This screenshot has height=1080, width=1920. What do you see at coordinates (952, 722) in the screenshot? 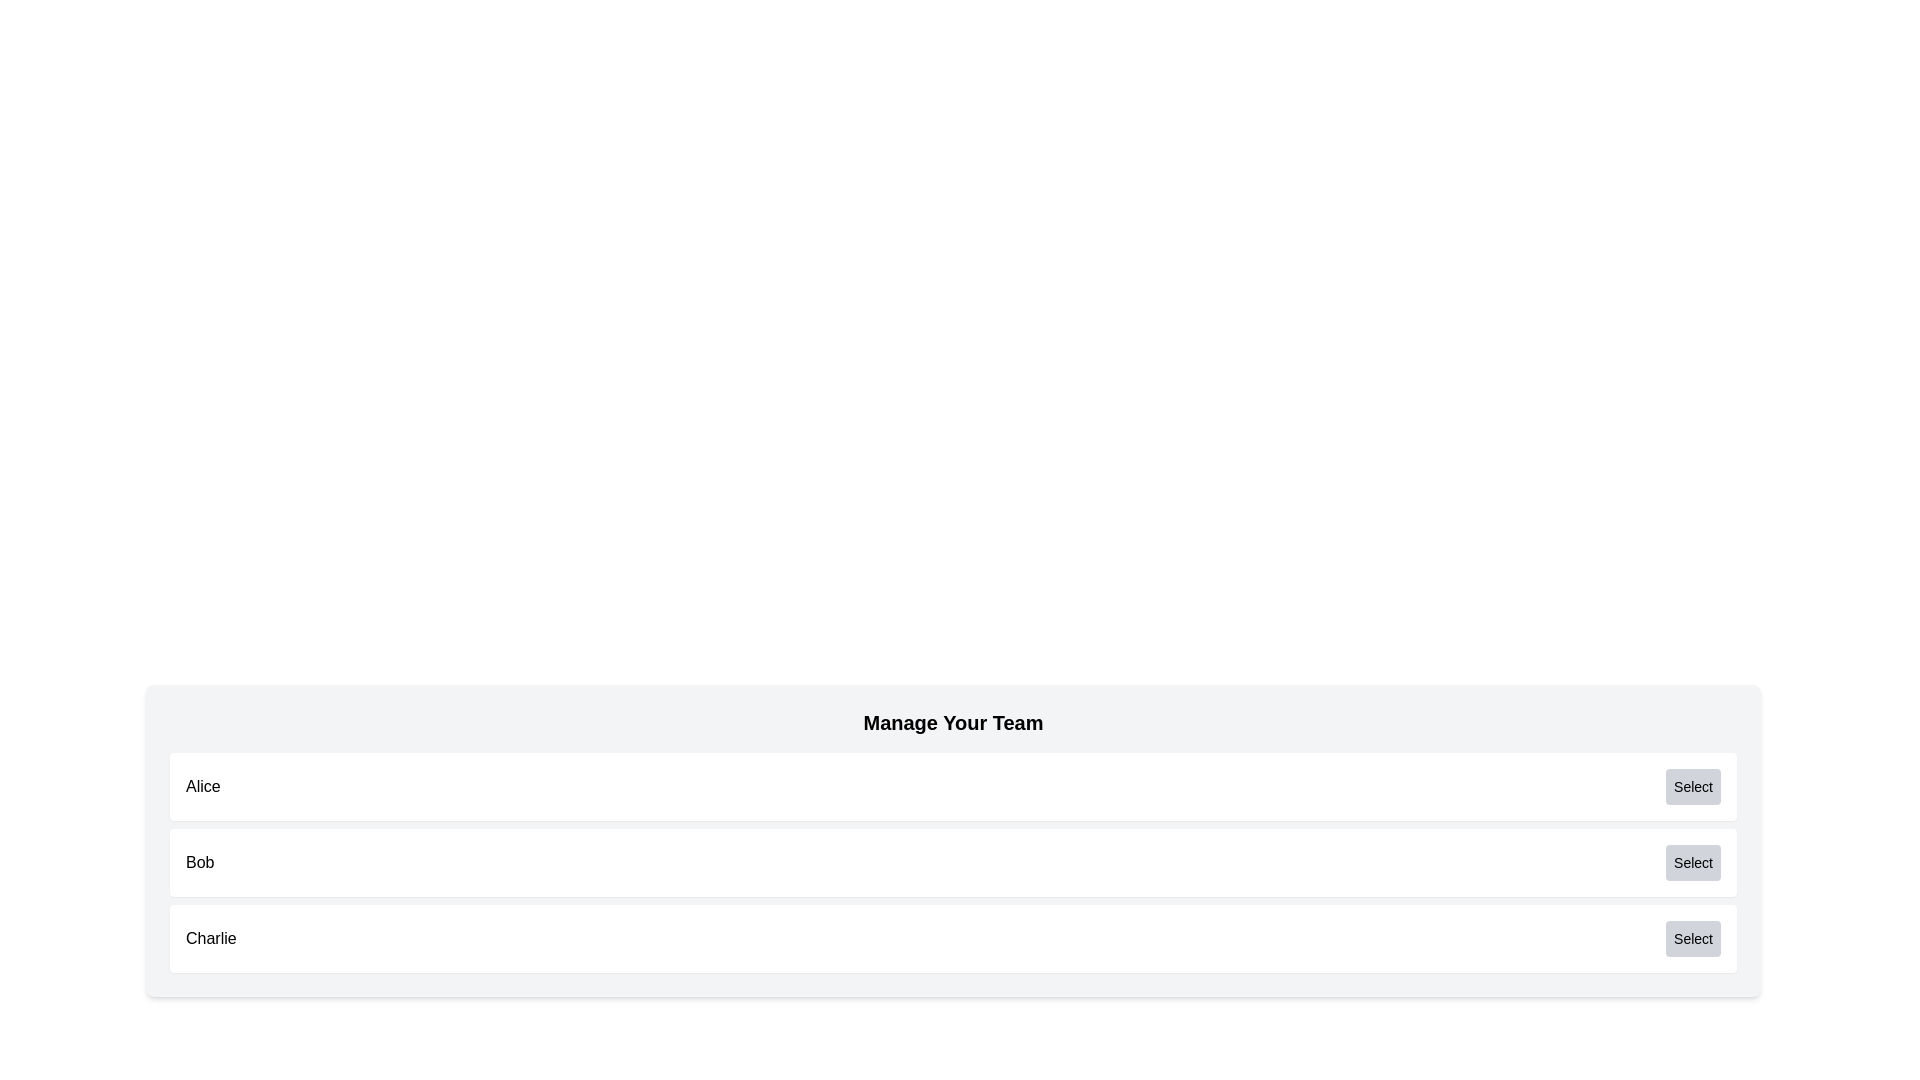
I see `the 'Manage Your Team' text label, which is a bold header positioned at the top of the team management section` at bounding box center [952, 722].